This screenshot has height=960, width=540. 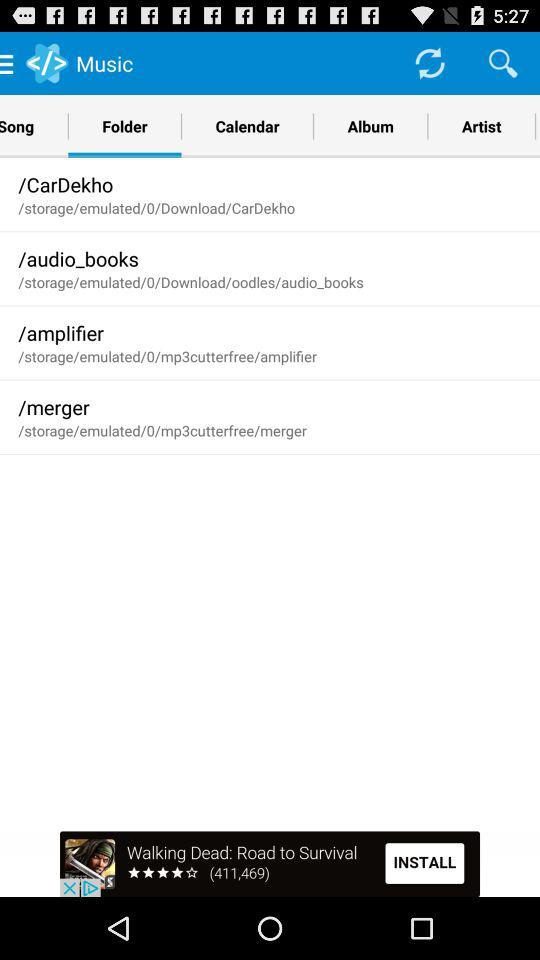 What do you see at coordinates (270, 863) in the screenshot?
I see `advertisement link` at bounding box center [270, 863].